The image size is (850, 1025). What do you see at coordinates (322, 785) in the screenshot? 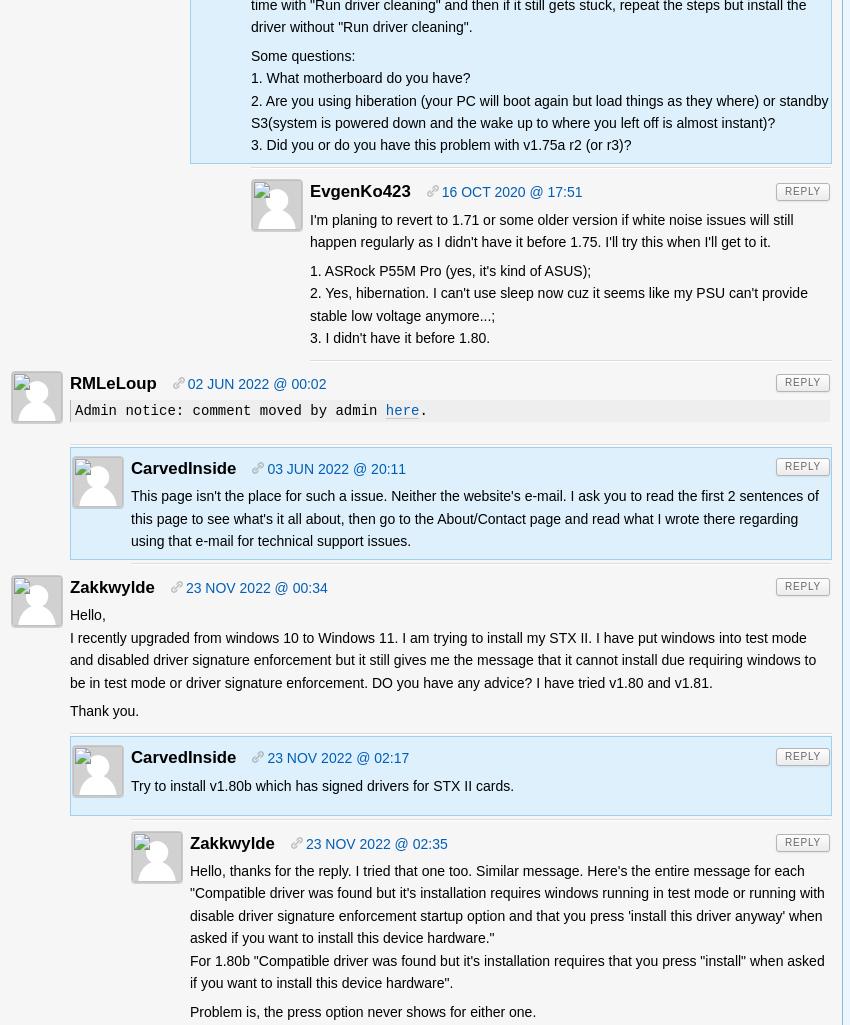
I see `'Try to install v1.80b which has signed drivers for STX II cards.'` at bounding box center [322, 785].